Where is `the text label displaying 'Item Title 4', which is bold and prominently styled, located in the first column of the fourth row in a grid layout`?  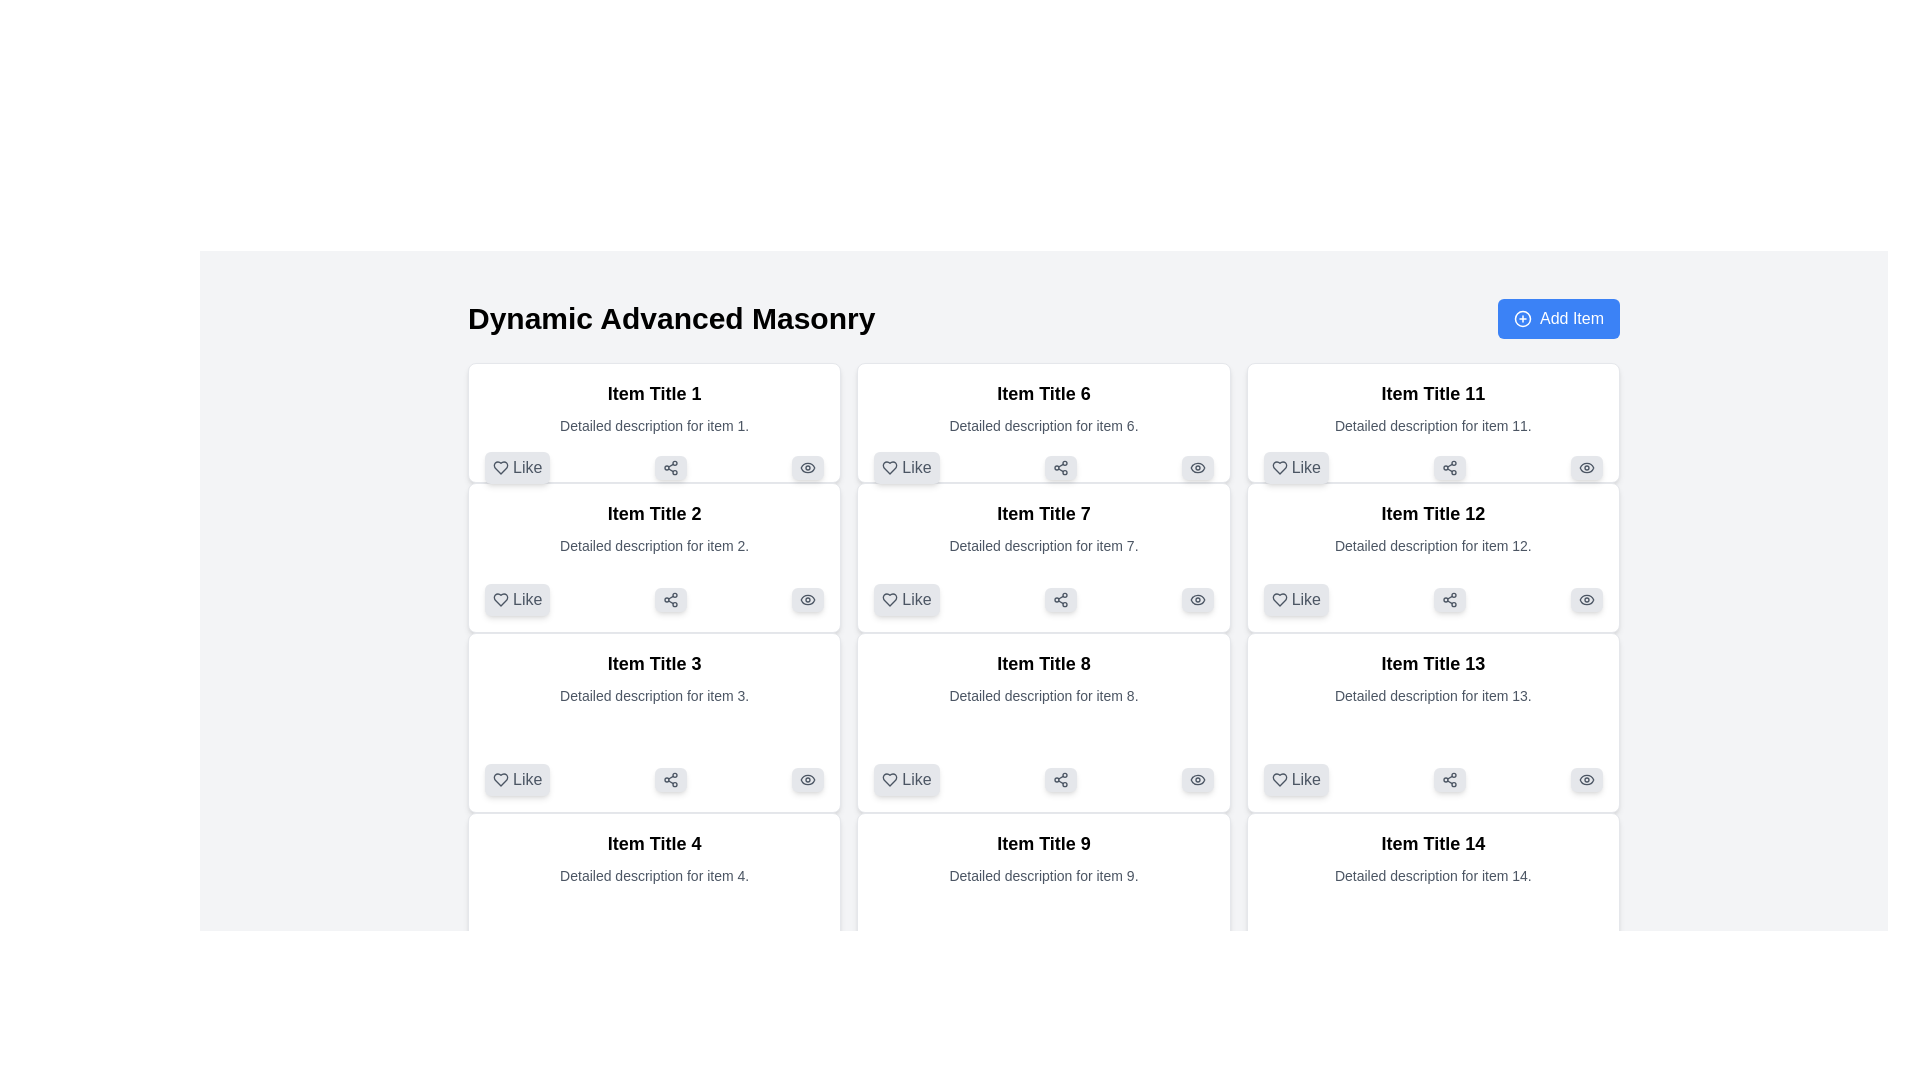
the text label displaying 'Item Title 4', which is bold and prominently styled, located in the first column of the fourth row in a grid layout is located at coordinates (654, 844).